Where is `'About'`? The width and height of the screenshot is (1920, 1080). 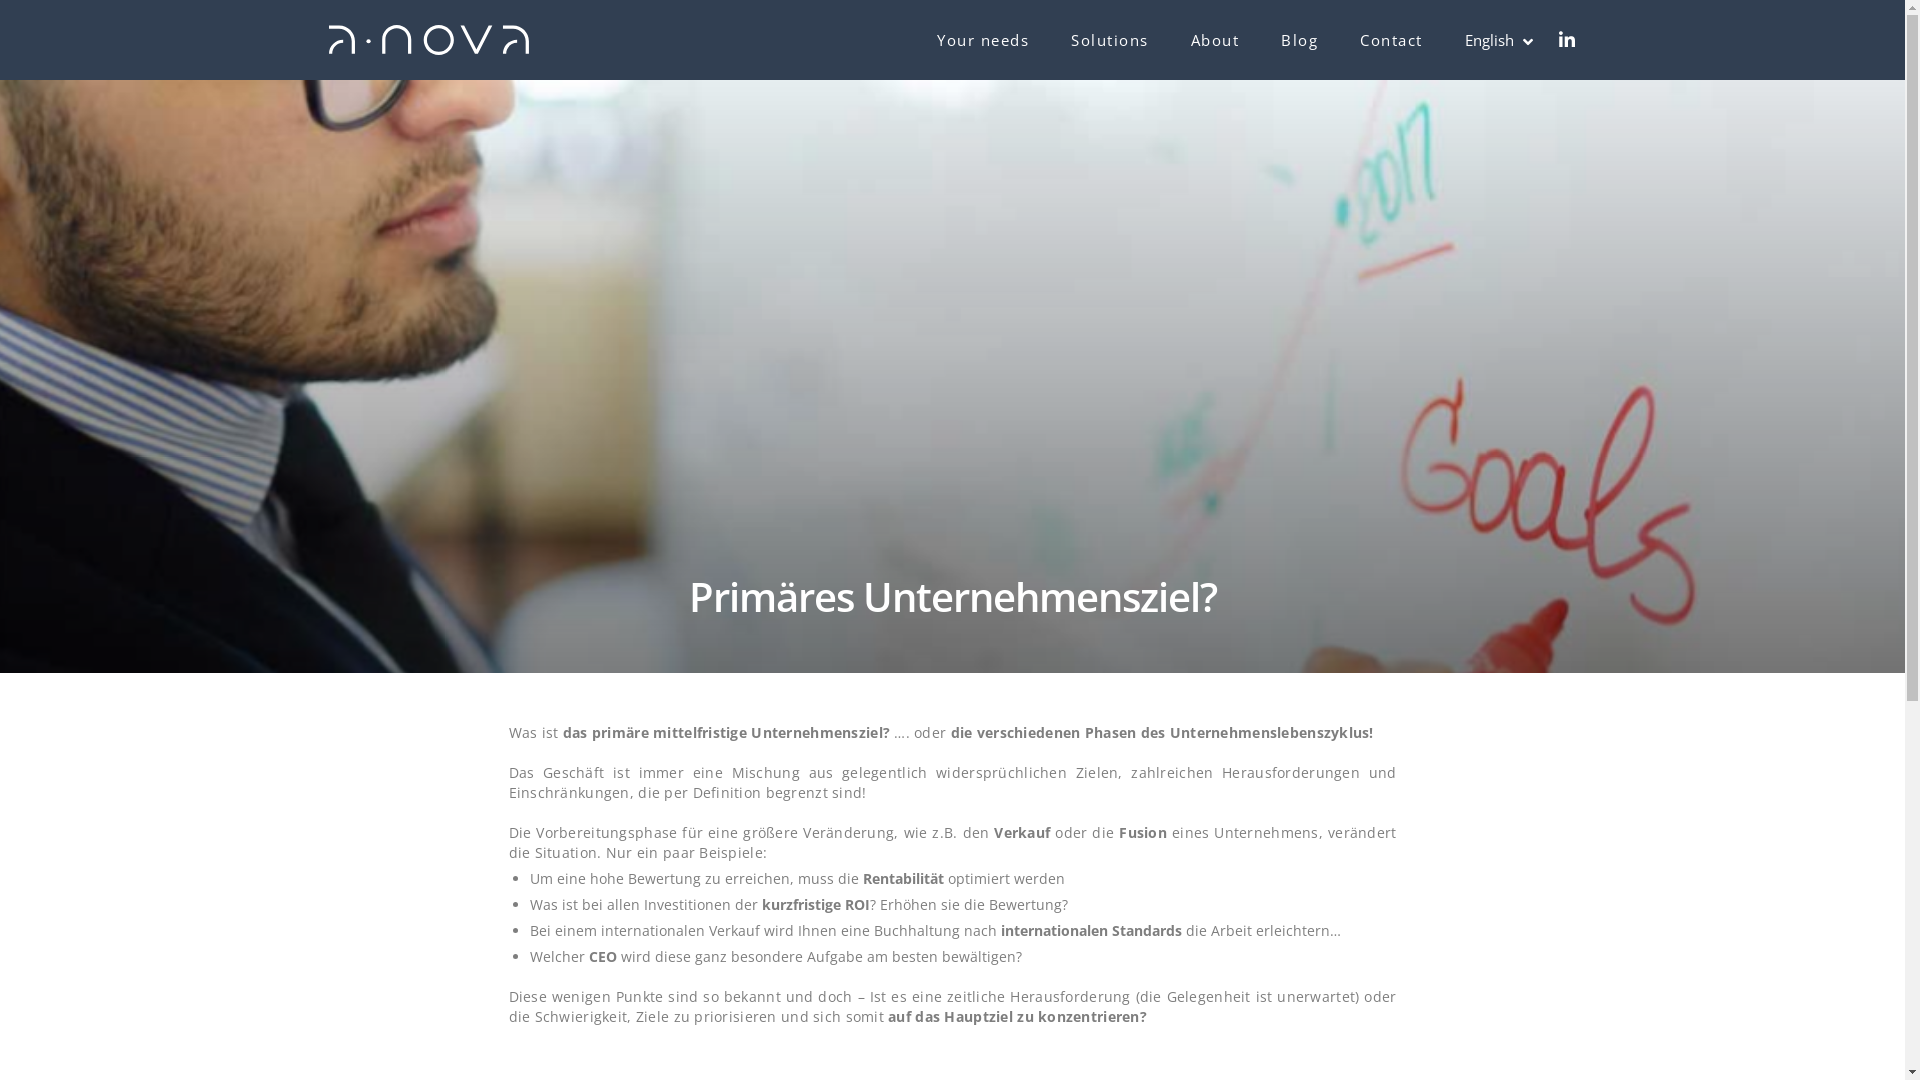
'About' is located at coordinates (1214, 39).